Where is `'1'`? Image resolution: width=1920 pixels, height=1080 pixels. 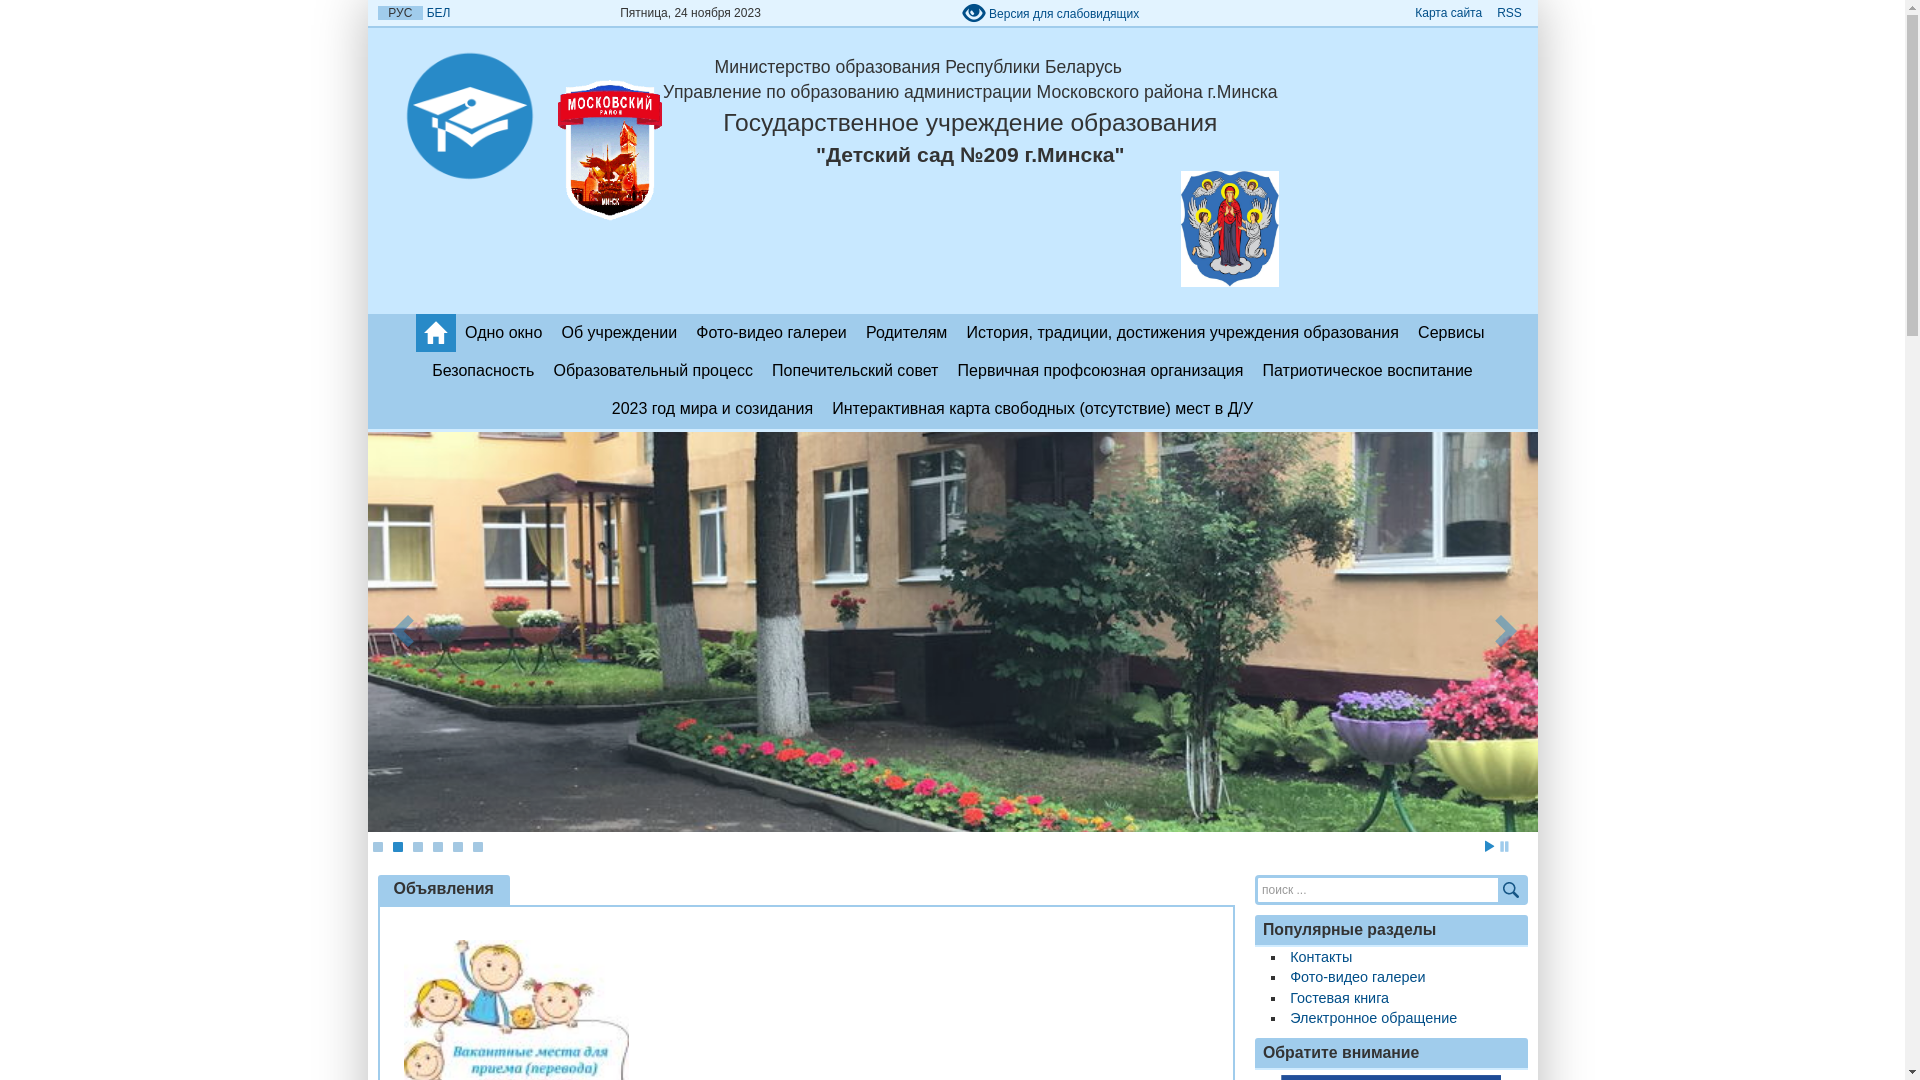
'1' is located at coordinates (377, 847).